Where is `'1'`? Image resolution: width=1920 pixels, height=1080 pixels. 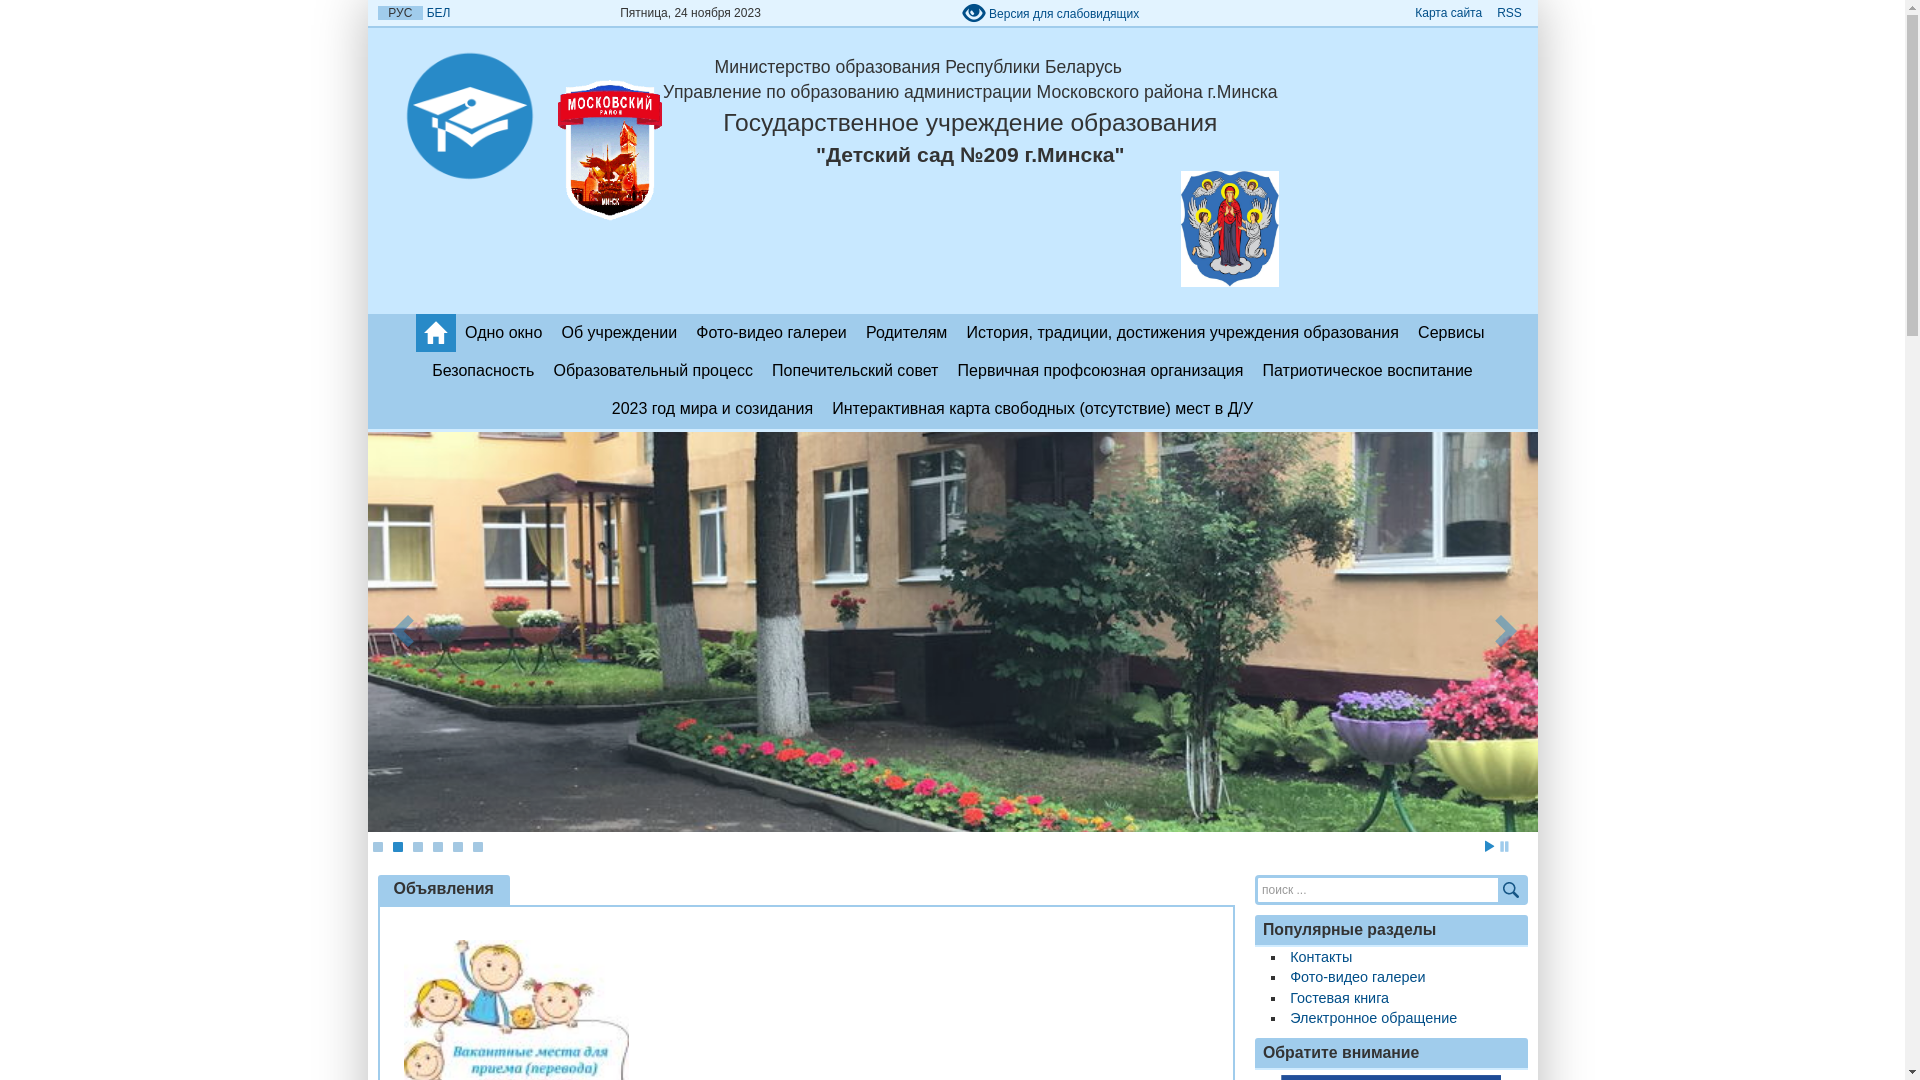
'1' is located at coordinates (377, 847).